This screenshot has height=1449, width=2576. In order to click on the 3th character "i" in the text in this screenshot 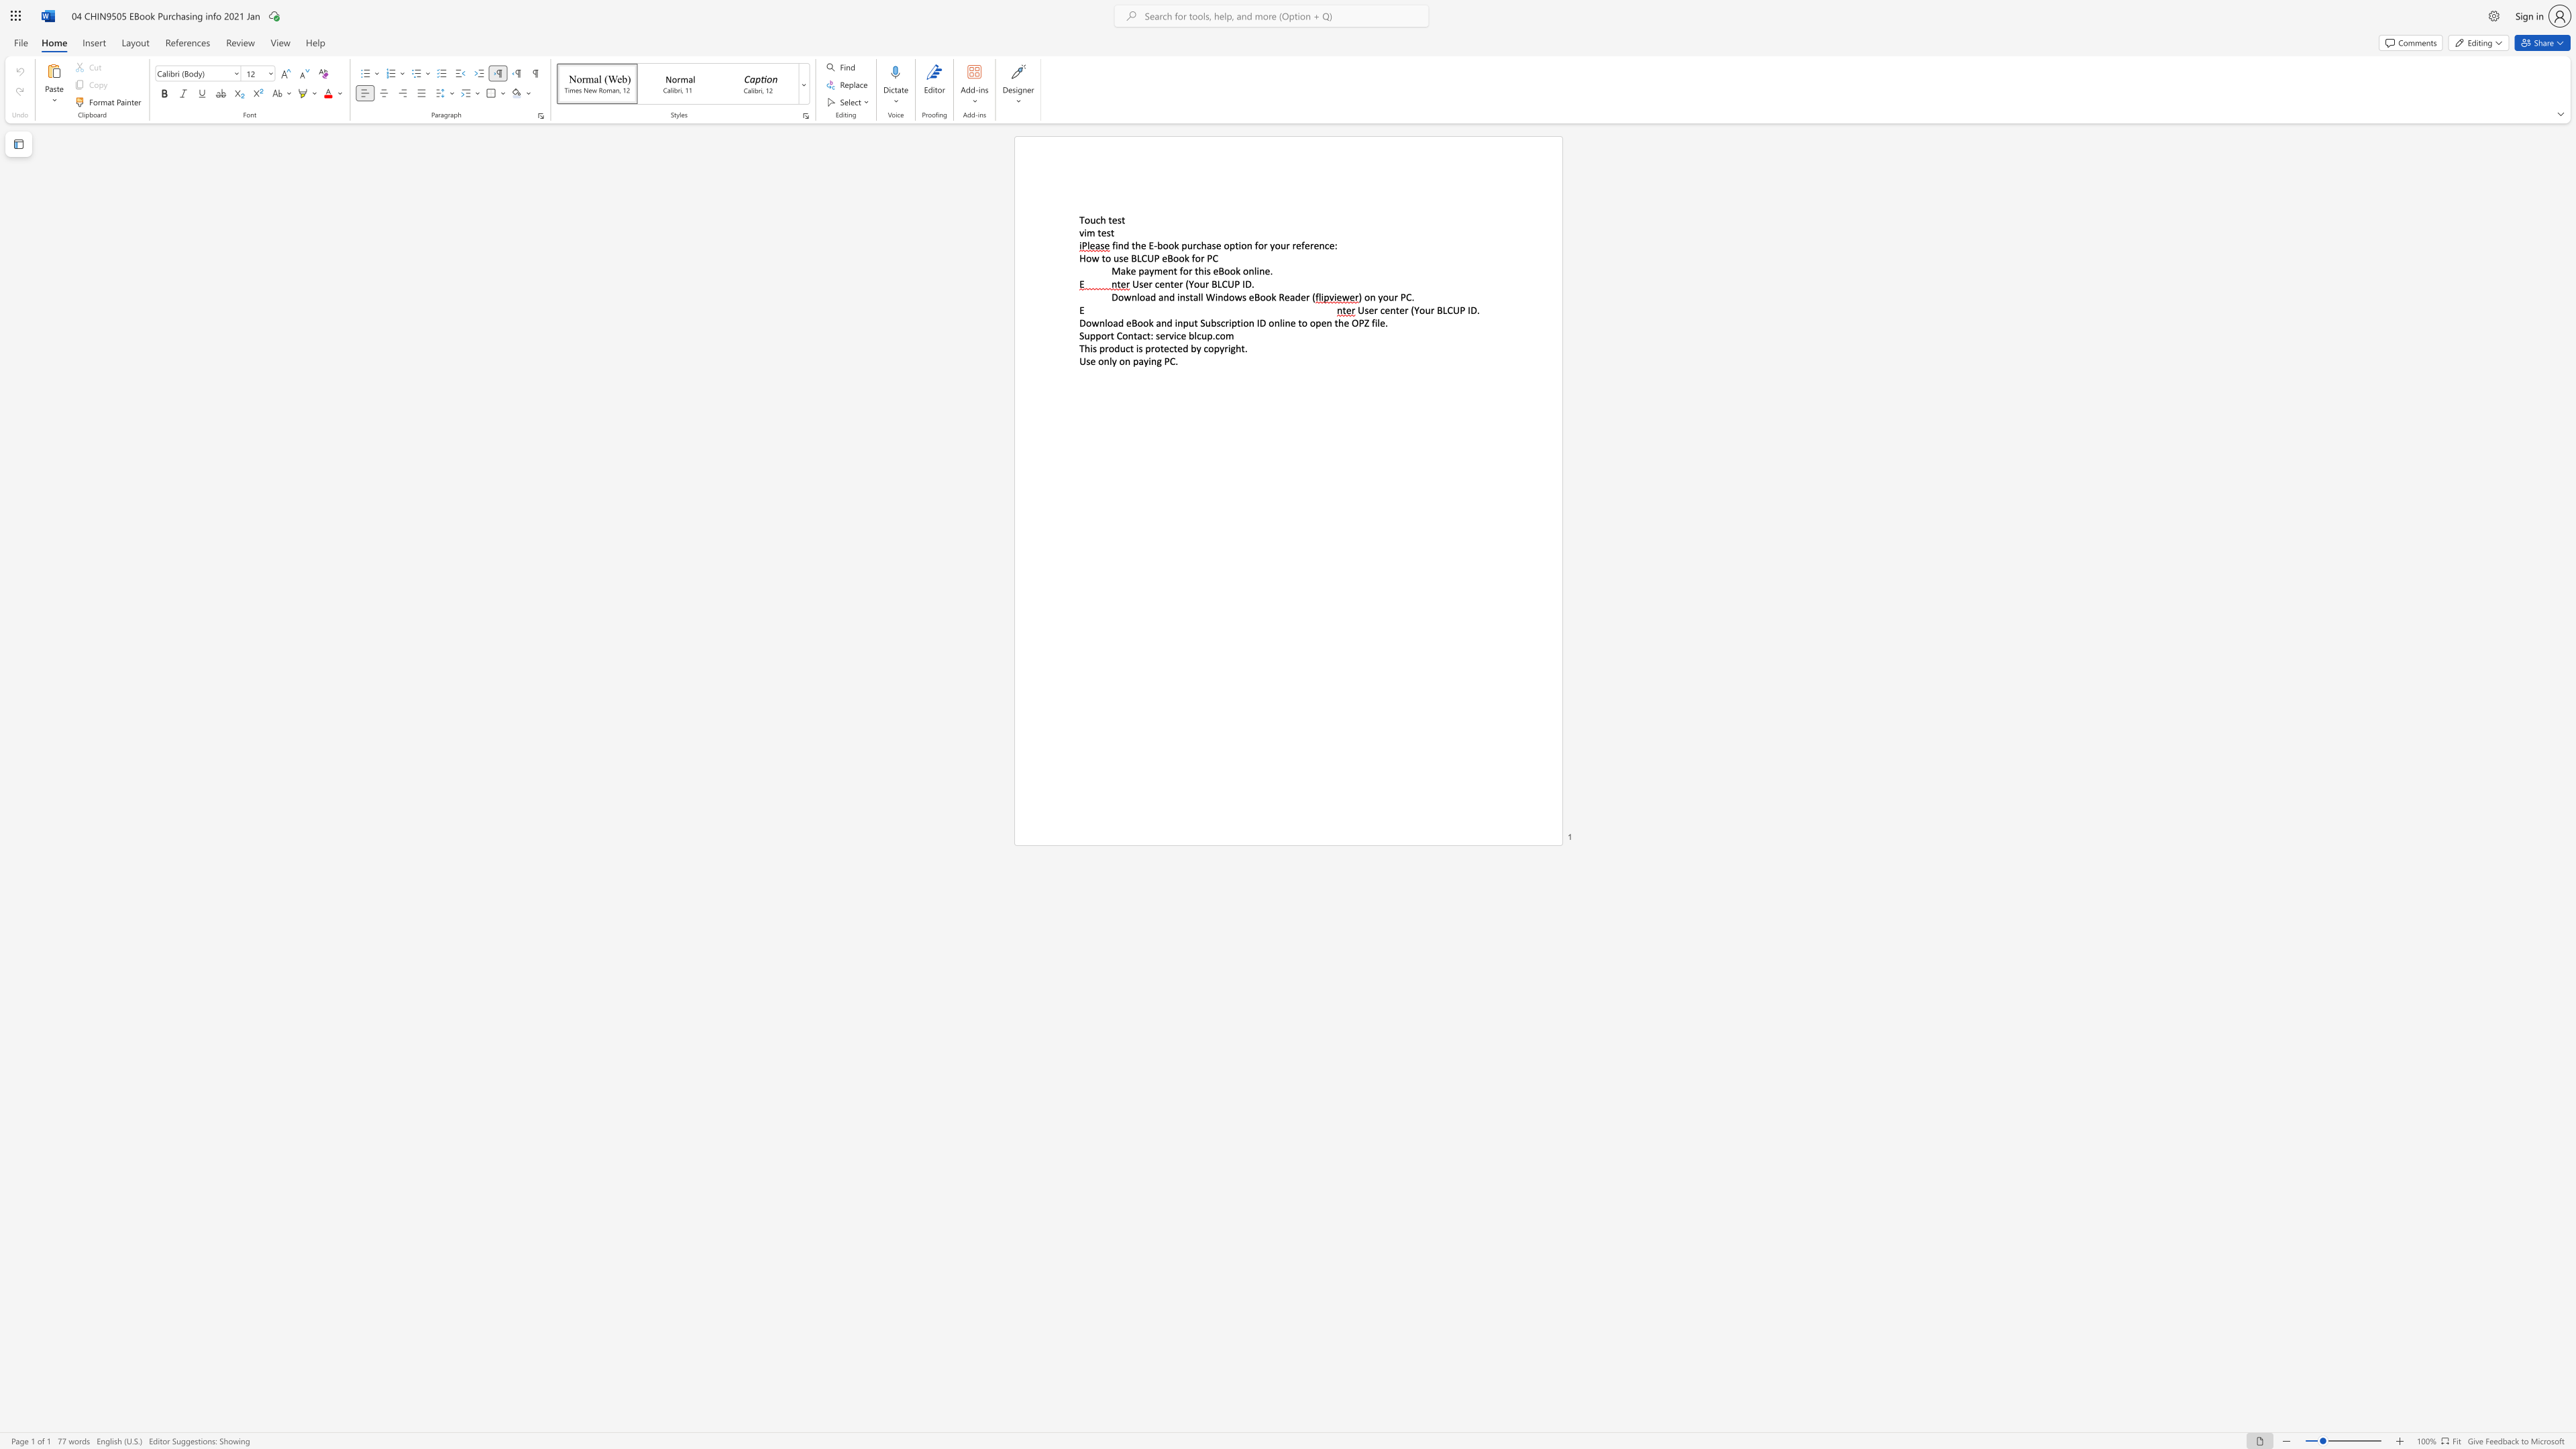, I will do `click(1241, 321)`.